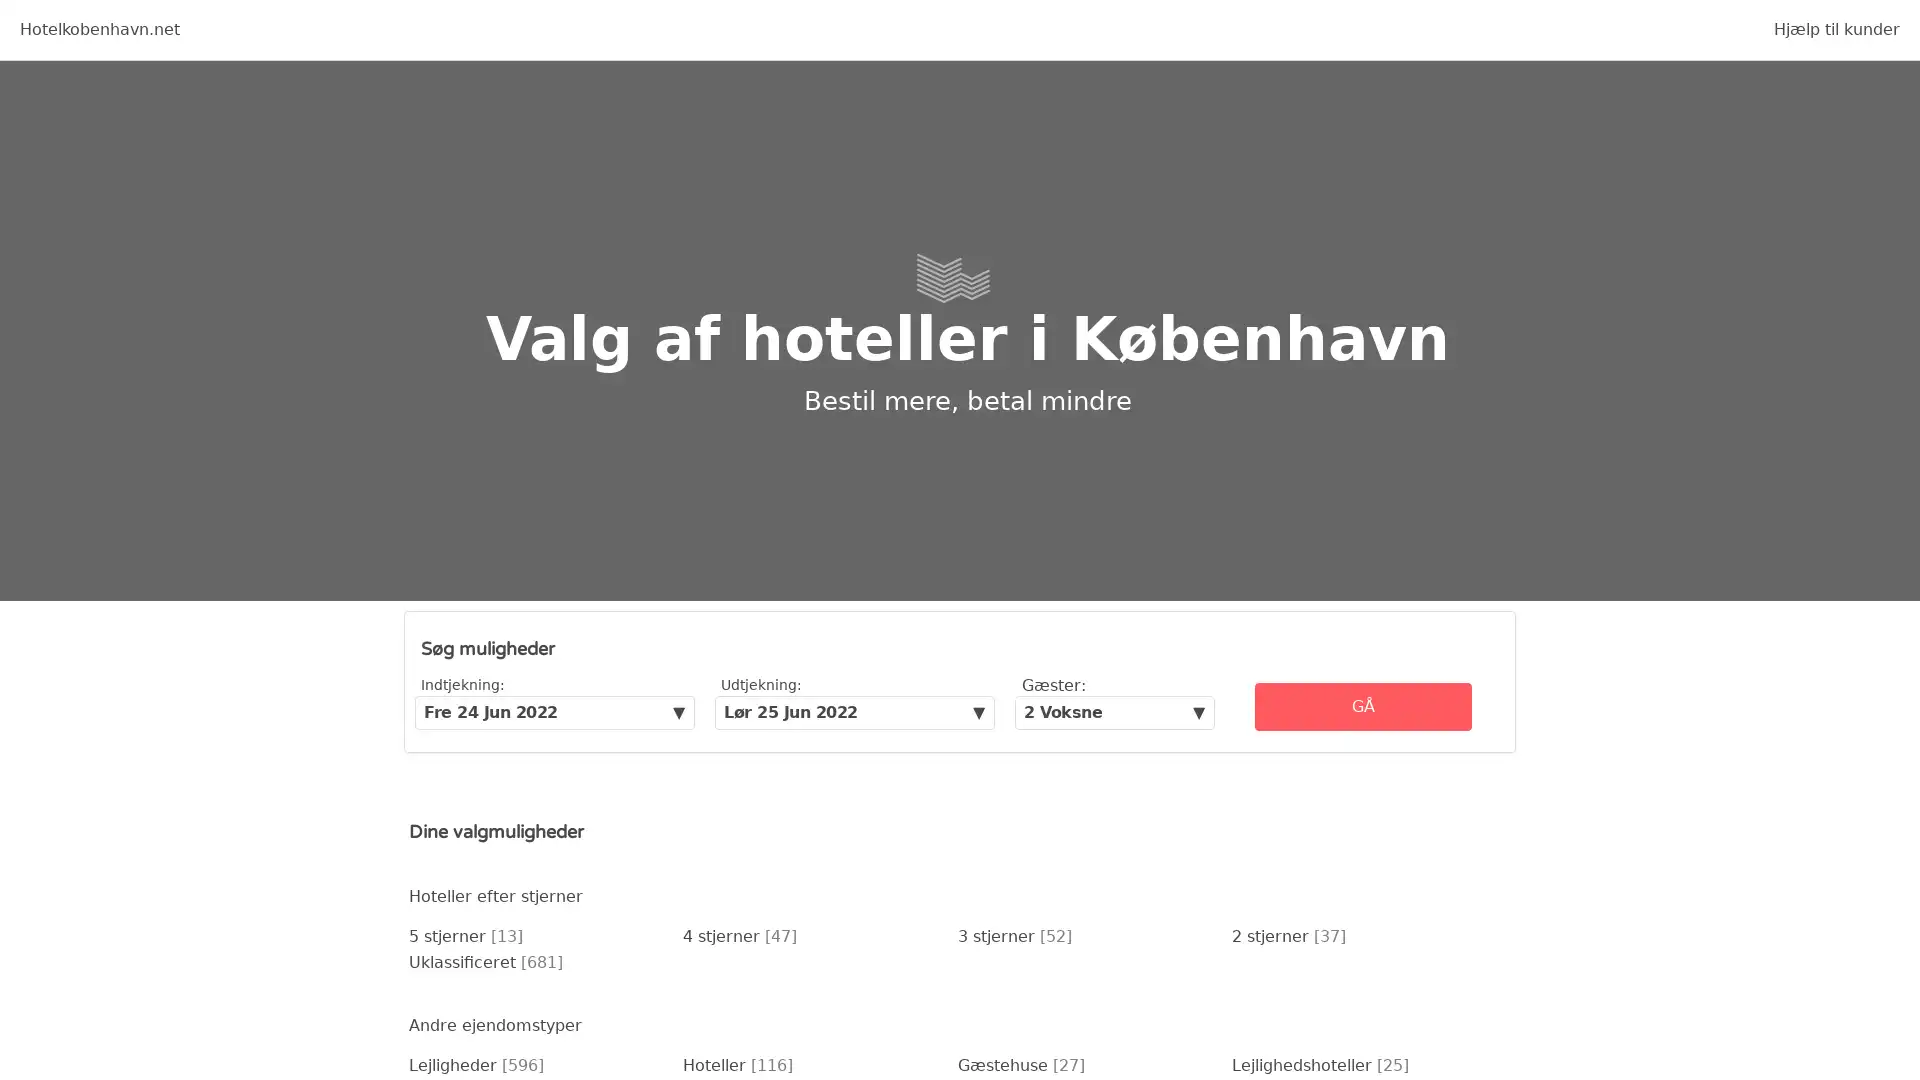 This screenshot has width=1920, height=1080. I want to click on GA, so click(1362, 705).